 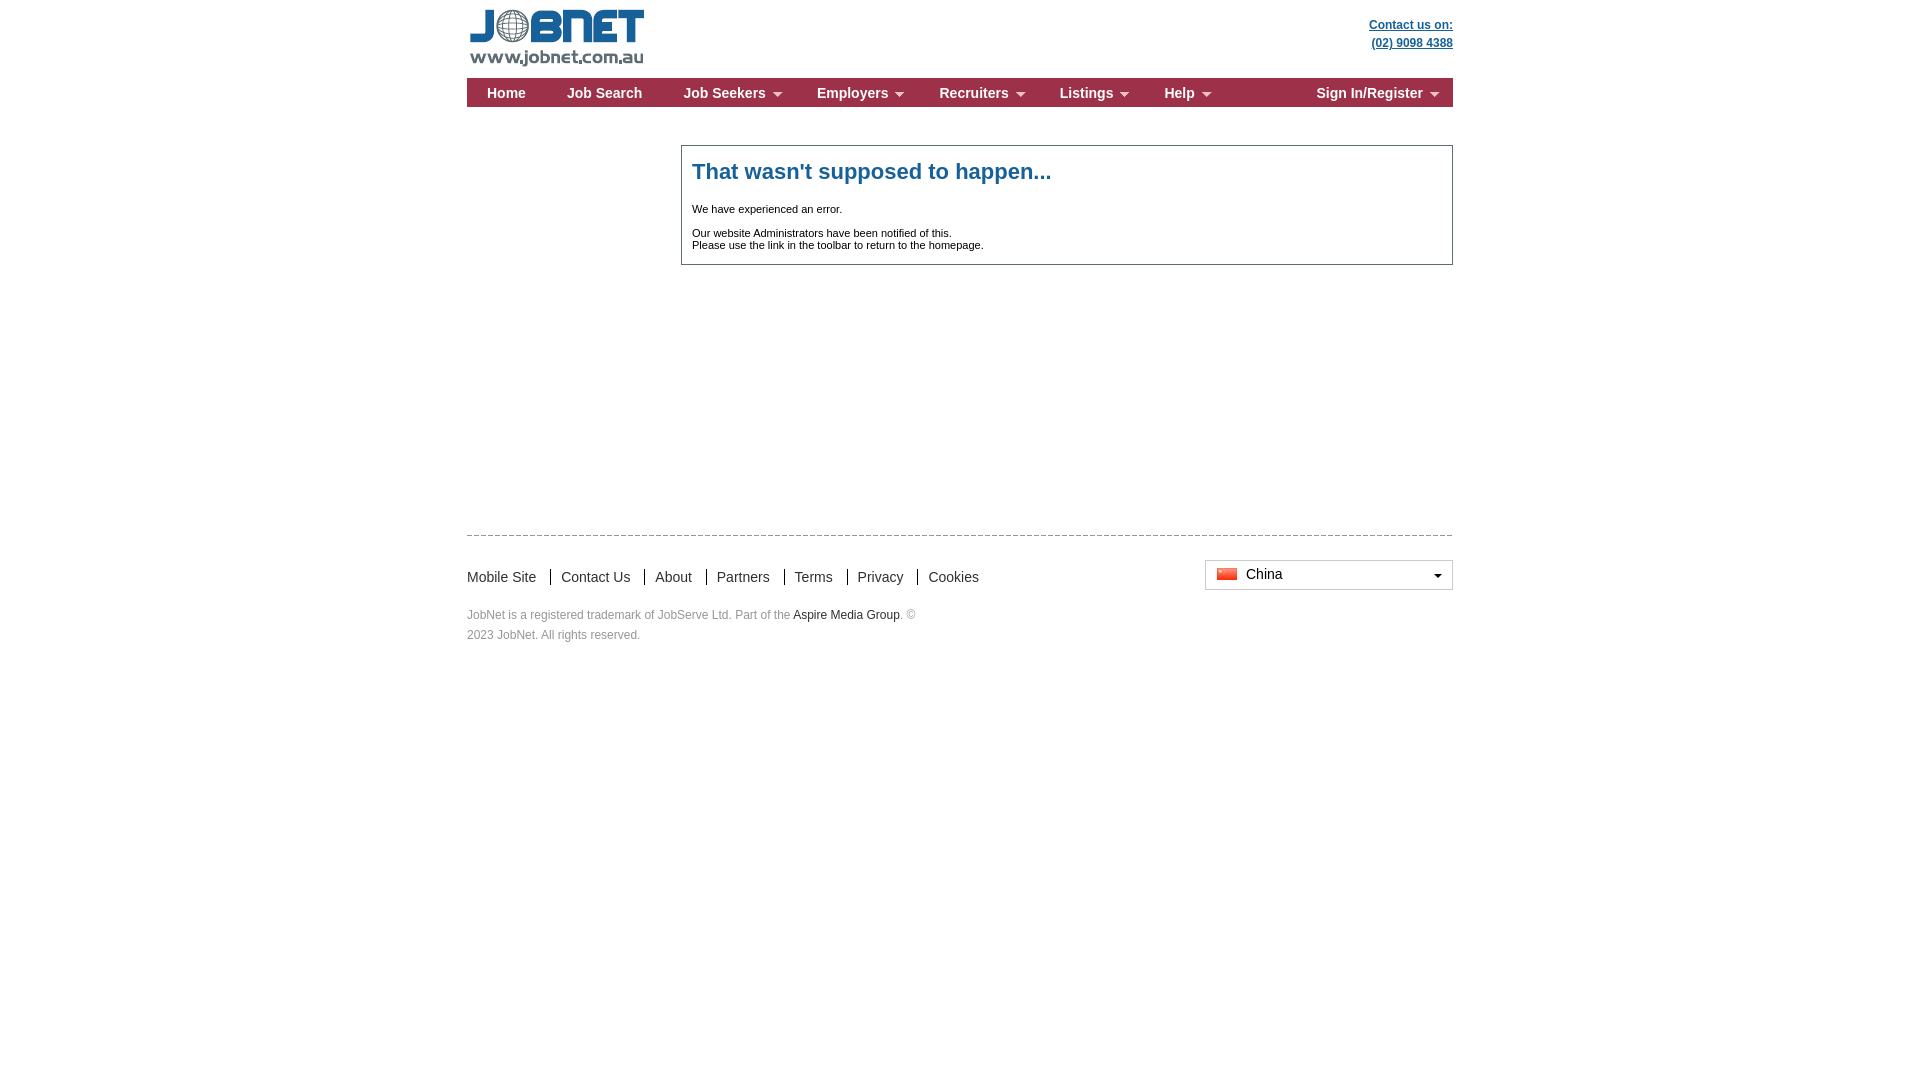 What do you see at coordinates (880, 577) in the screenshot?
I see `'Privacy'` at bounding box center [880, 577].